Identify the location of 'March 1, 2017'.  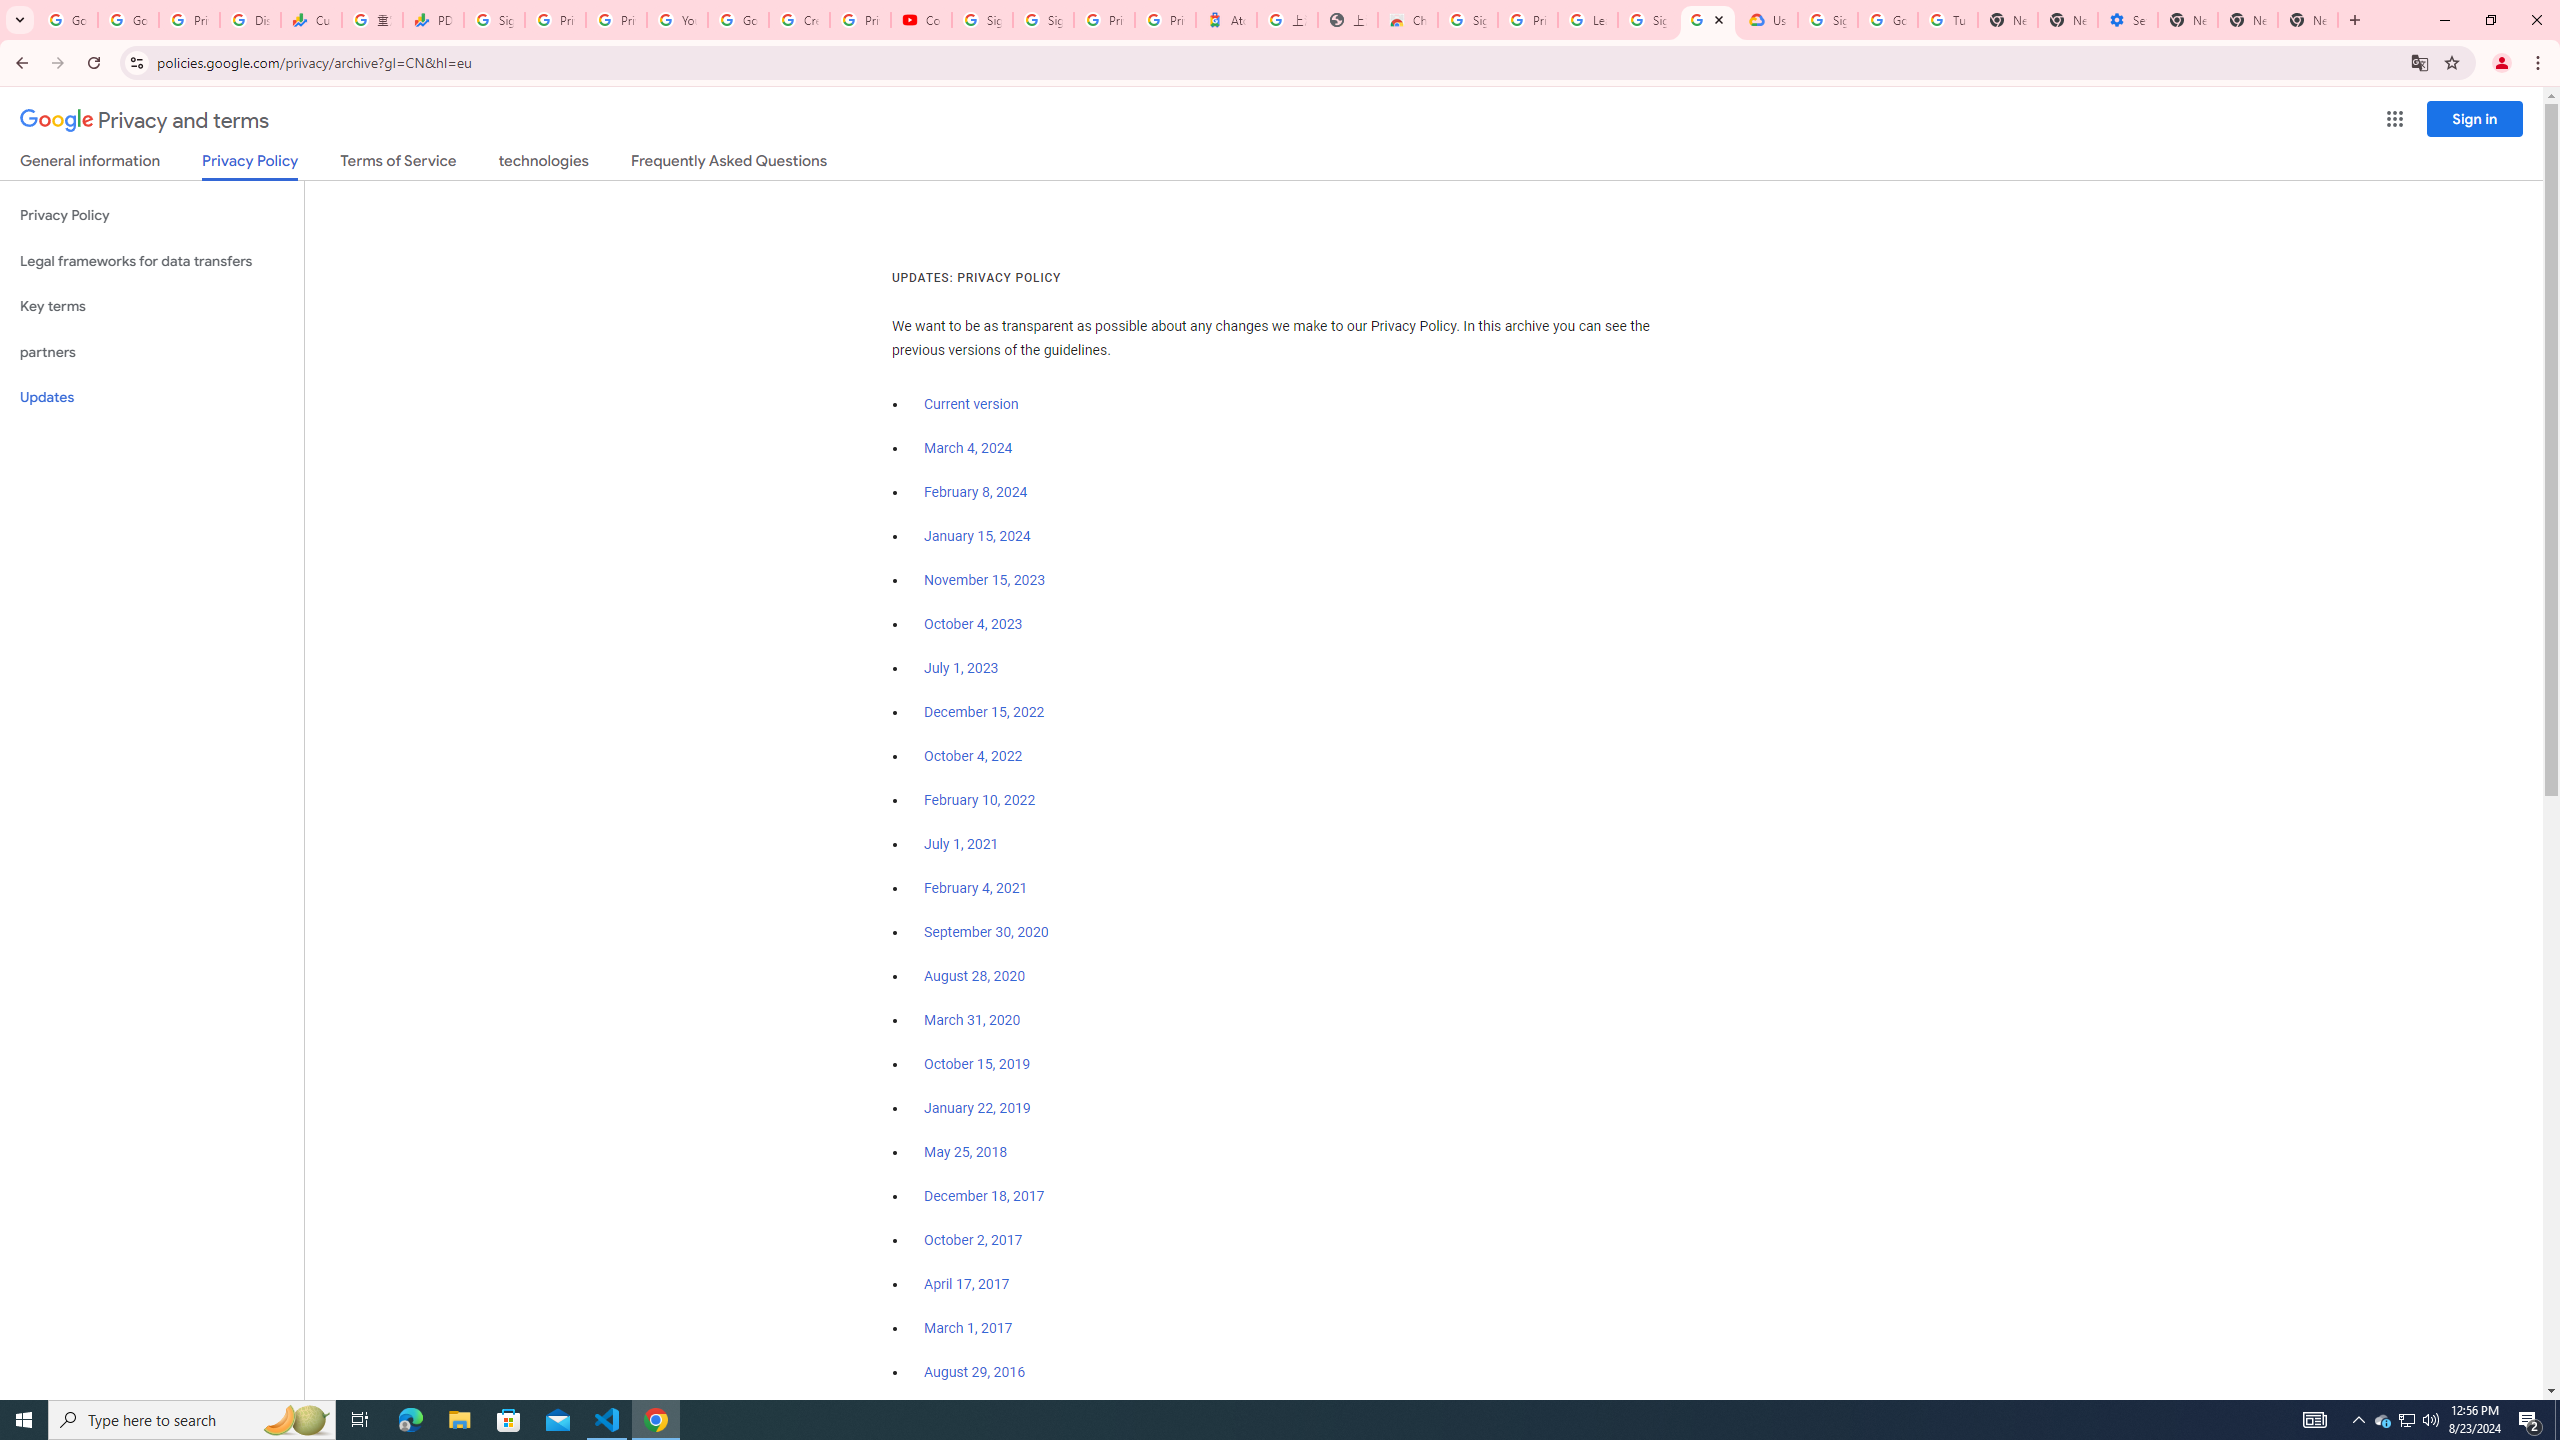
(967, 1326).